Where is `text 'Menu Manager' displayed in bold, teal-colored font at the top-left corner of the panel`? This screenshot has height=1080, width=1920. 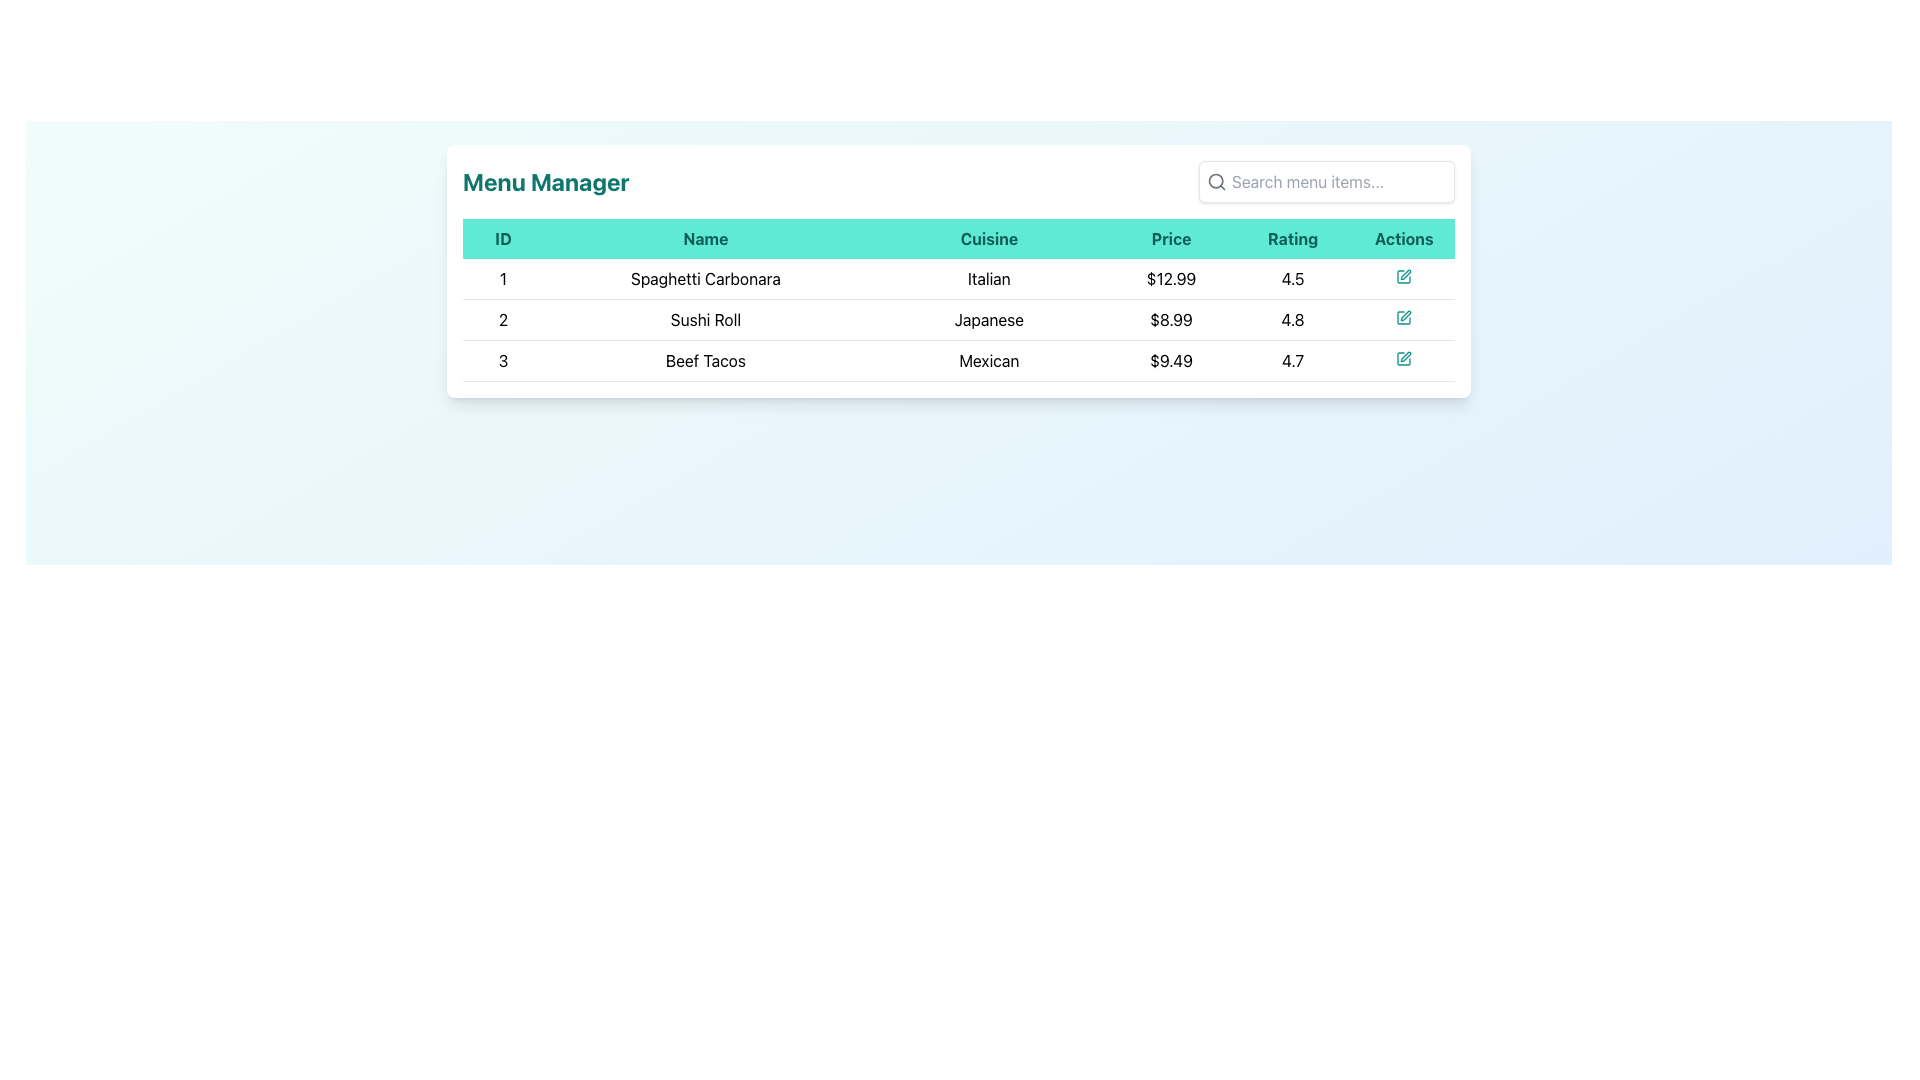 text 'Menu Manager' displayed in bold, teal-colored font at the top-left corner of the panel is located at coordinates (546, 181).